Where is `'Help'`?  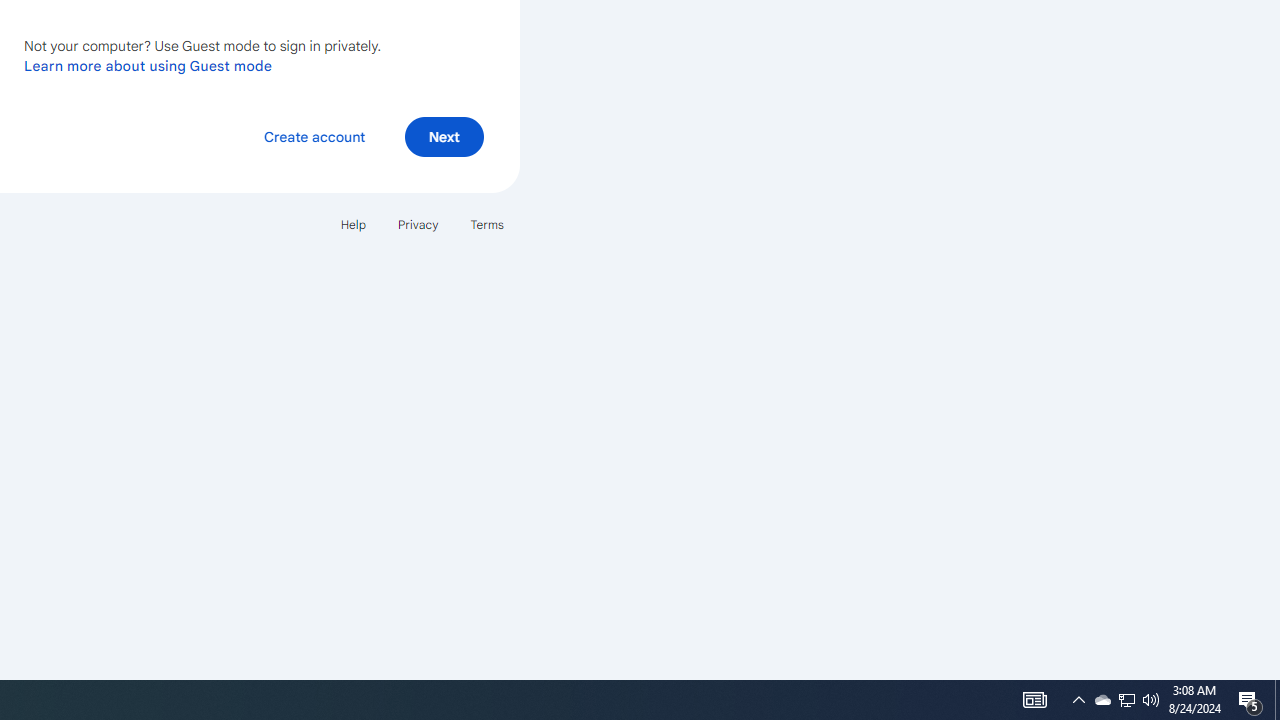
'Help' is located at coordinates (352, 224).